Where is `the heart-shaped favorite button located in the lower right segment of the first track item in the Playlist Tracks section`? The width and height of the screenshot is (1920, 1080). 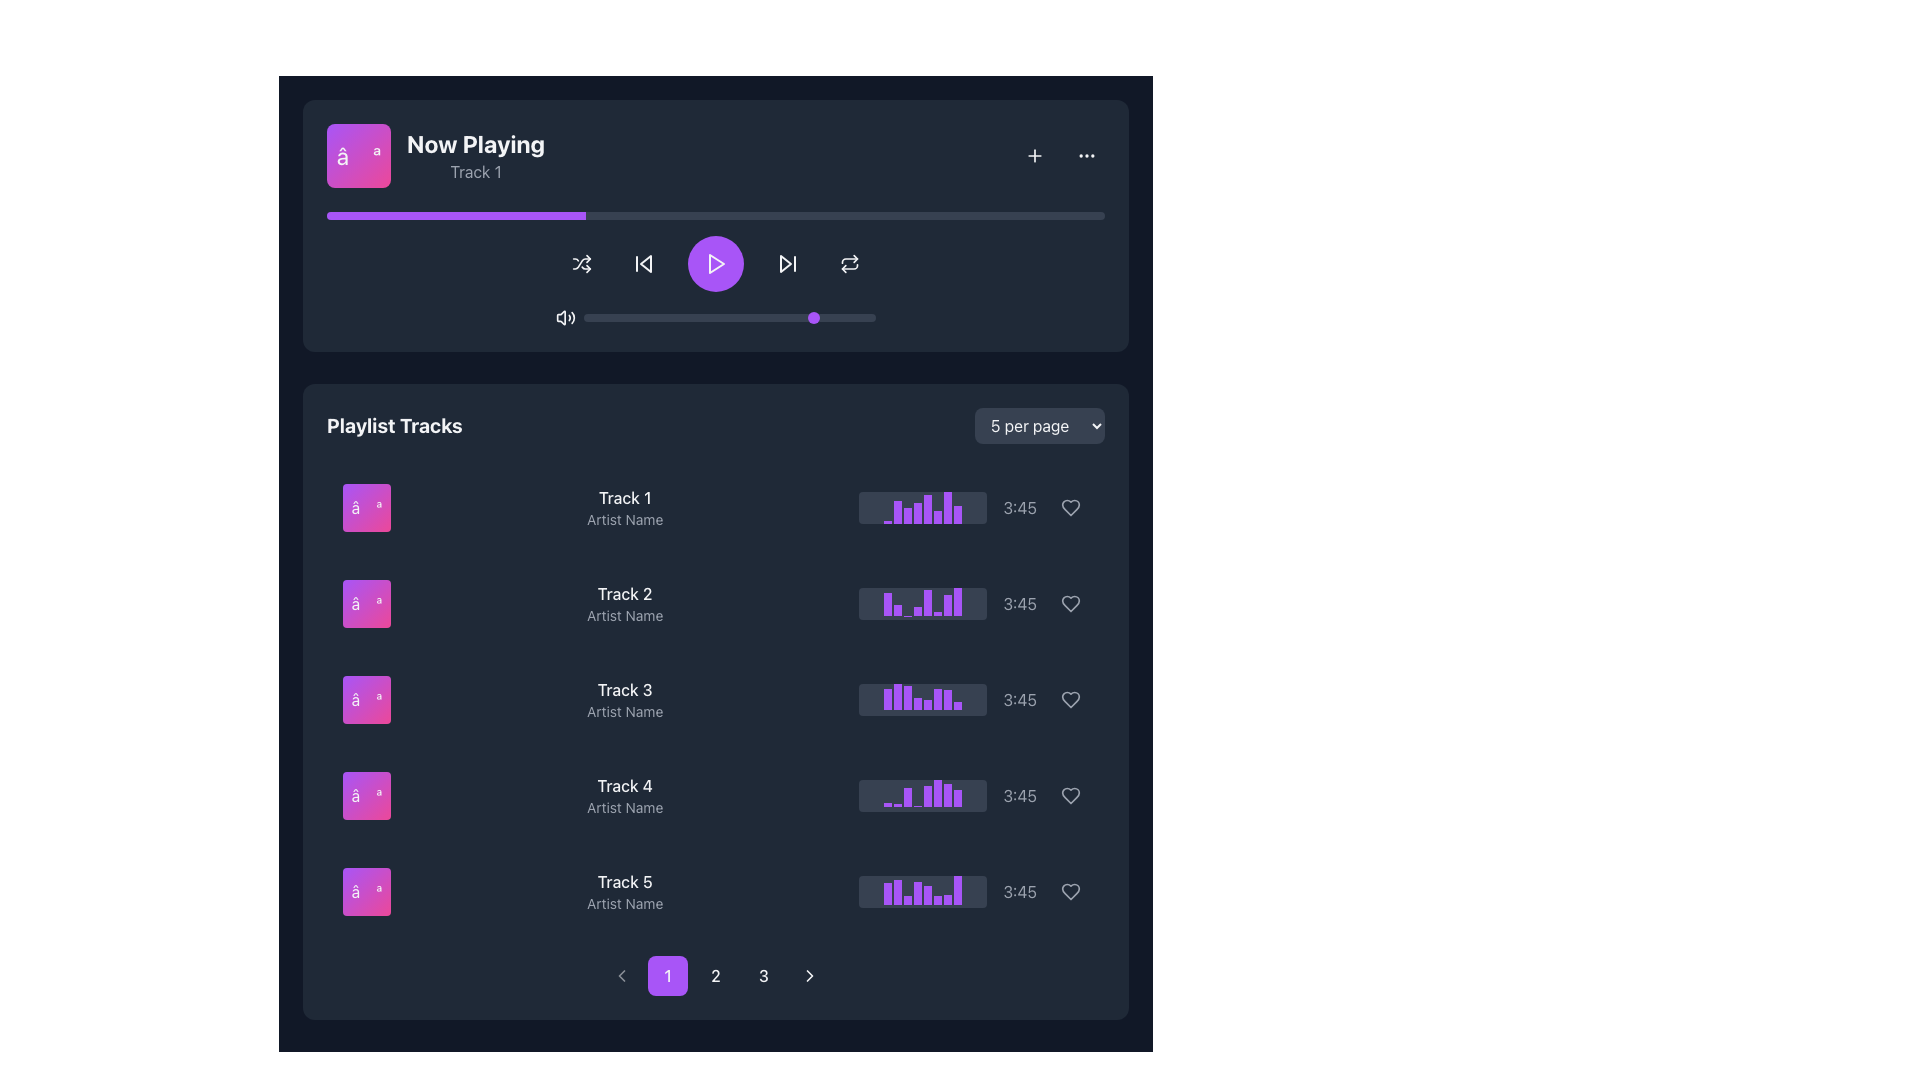
the heart-shaped favorite button located in the lower right segment of the first track item in the Playlist Tracks section is located at coordinates (1069, 507).